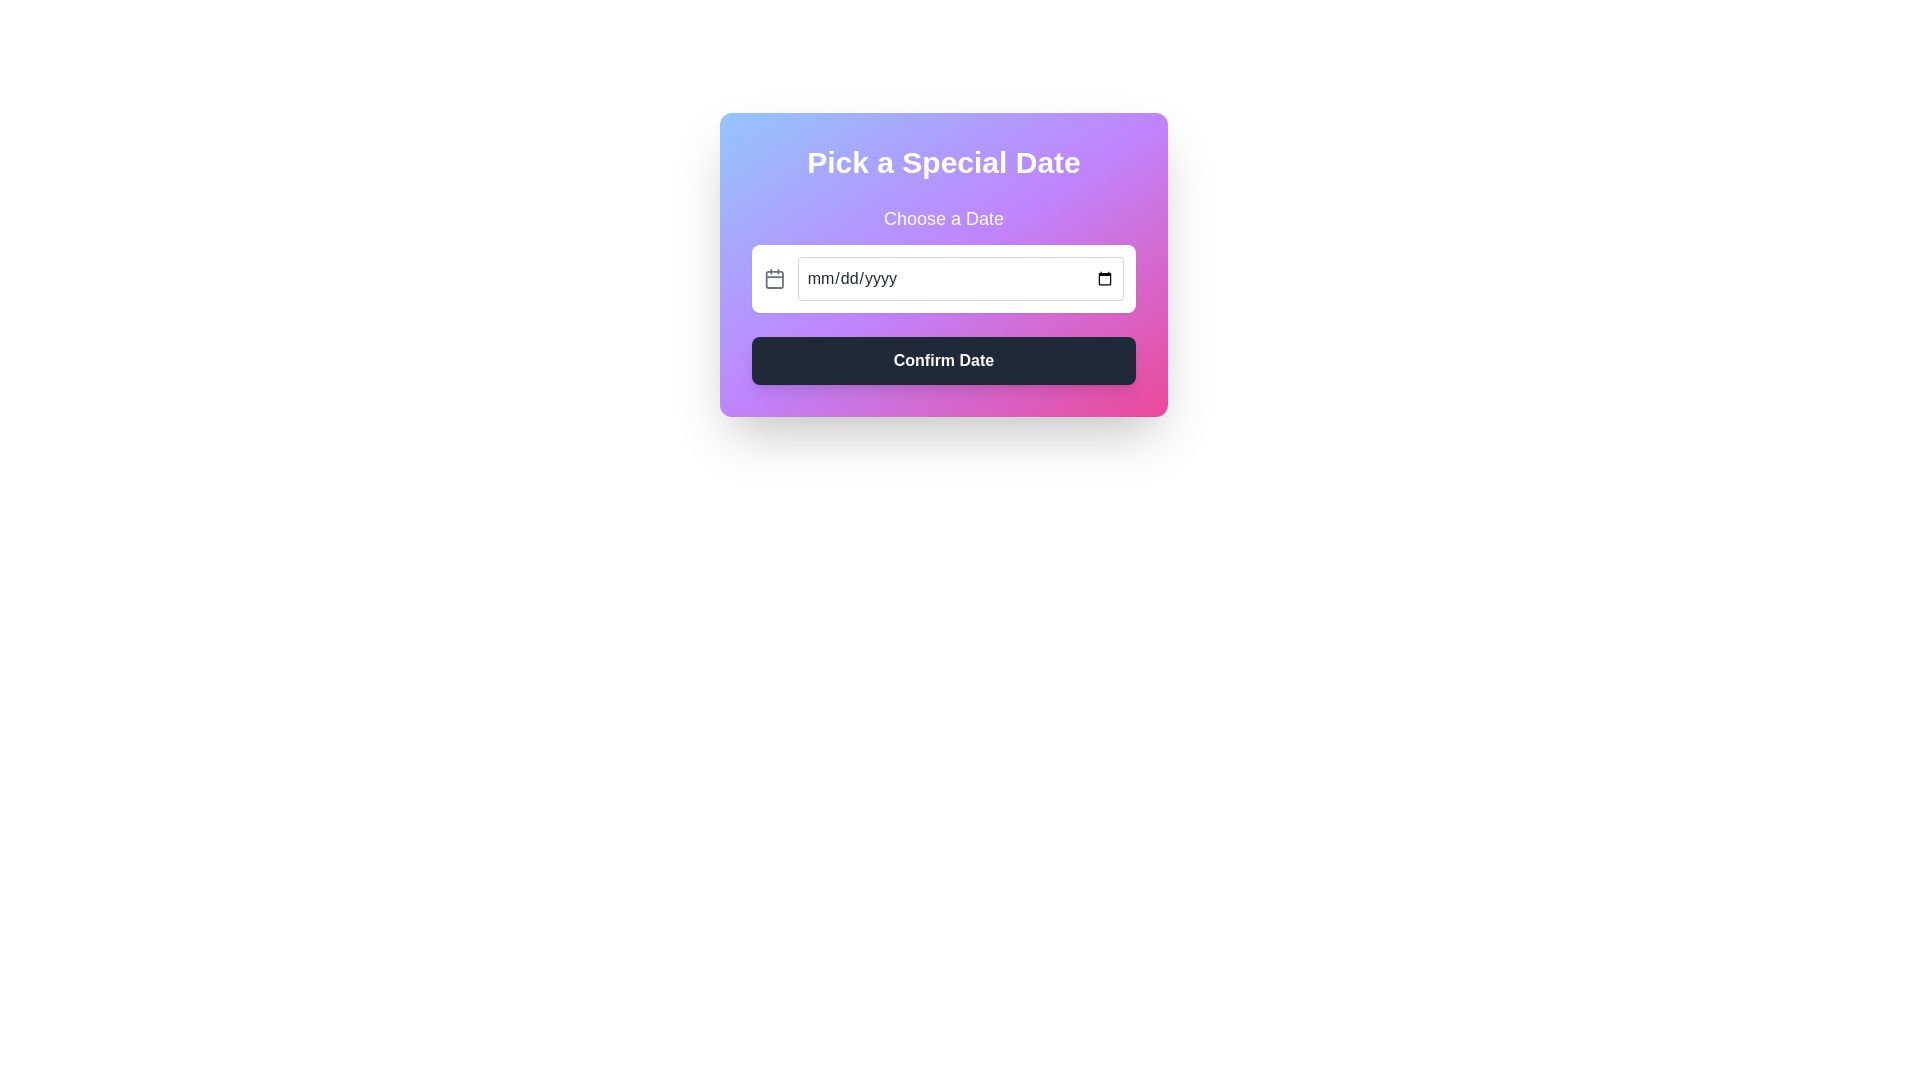  I want to click on the square-shaped icon within the calendar icon, positioned below the two vertical lines at the top edge, so click(773, 279).